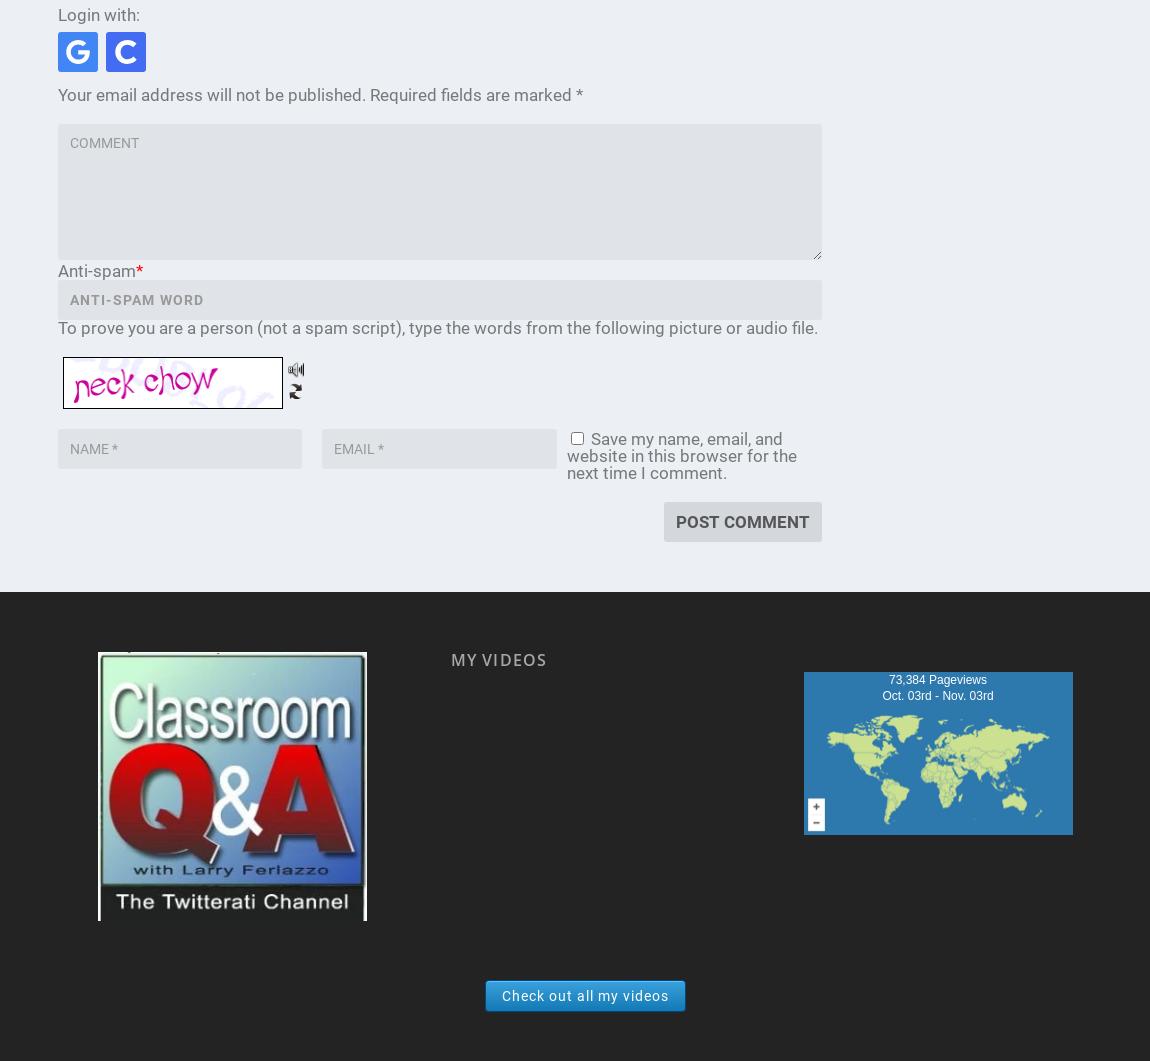  What do you see at coordinates (680, 456) in the screenshot?
I see `'Save my name, email, and website in this browser for the next time I comment.'` at bounding box center [680, 456].